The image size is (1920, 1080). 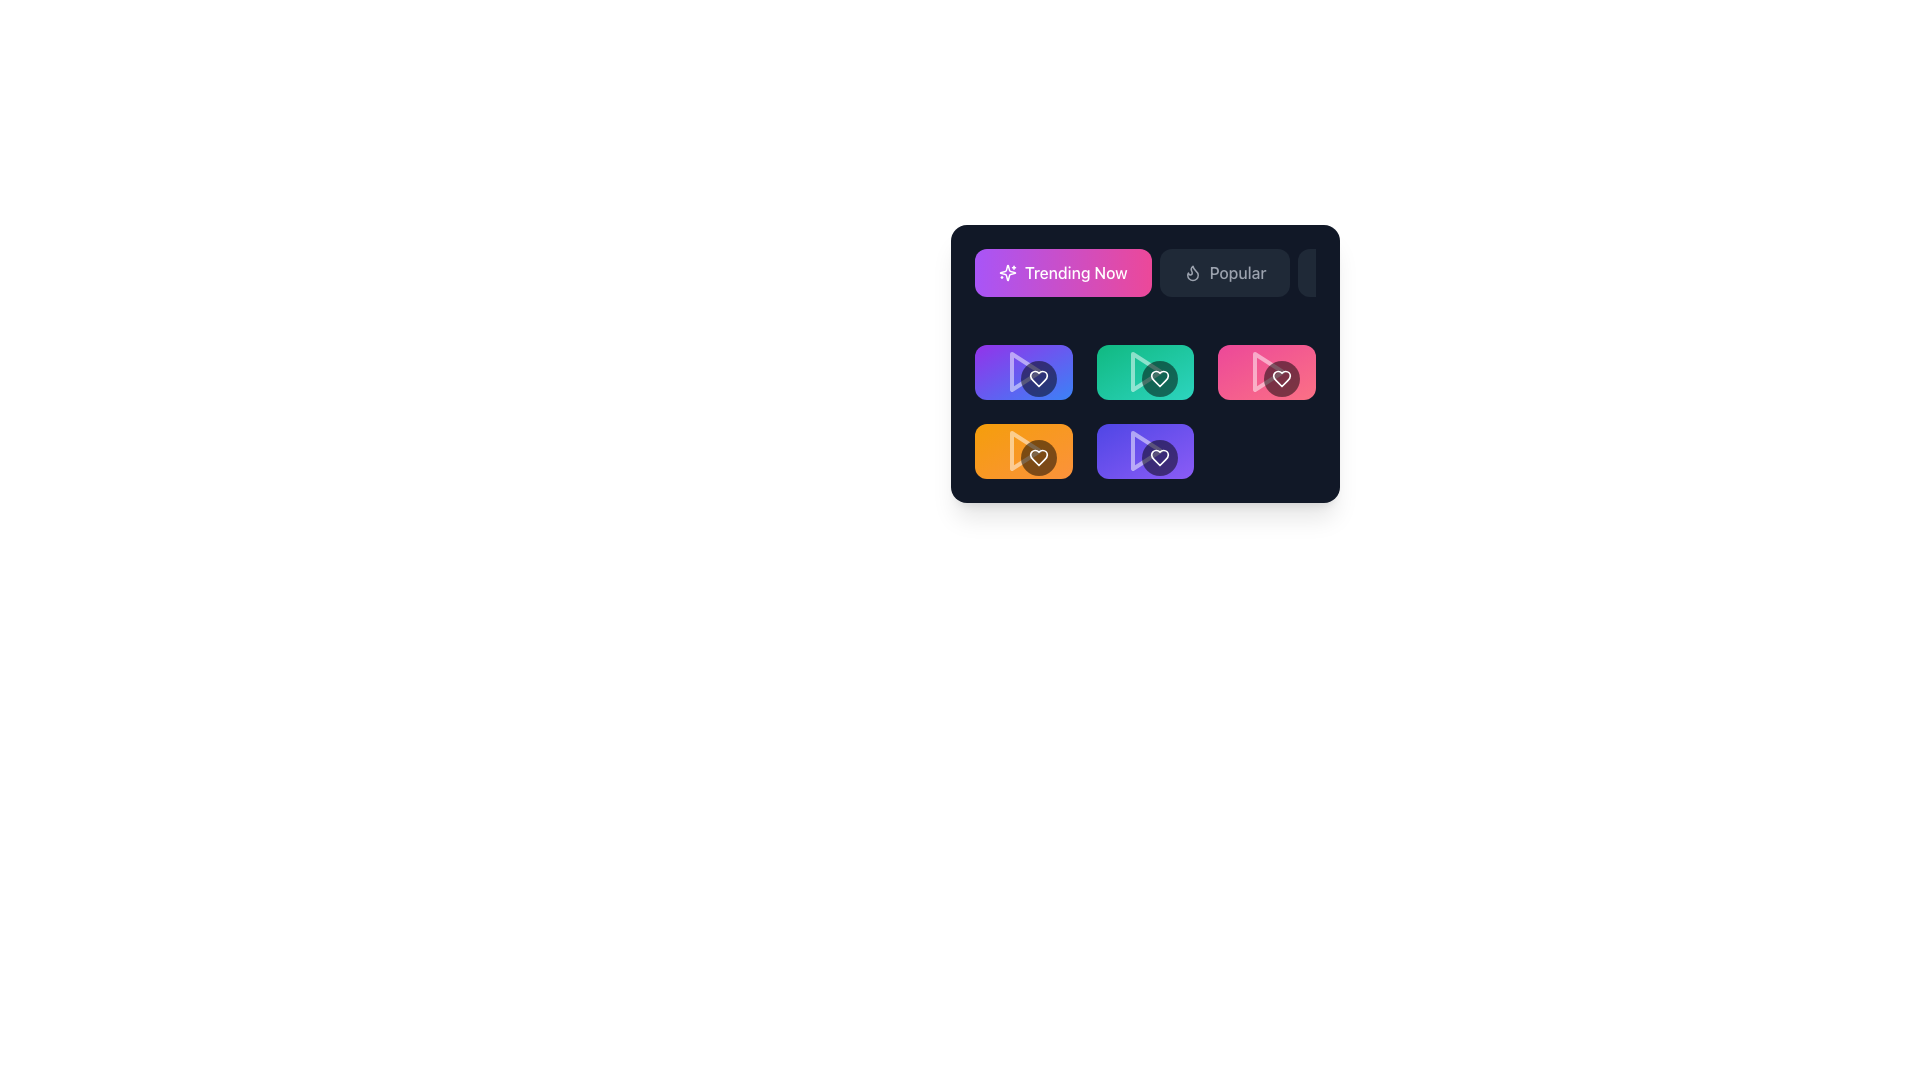 What do you see at coordinates (1025, 451) in the screenshot?
I see `the play icon located at the bottom left grid item of the 2x3 grid layout, which is contained within an orange button` at bounding box center [1025, 451].